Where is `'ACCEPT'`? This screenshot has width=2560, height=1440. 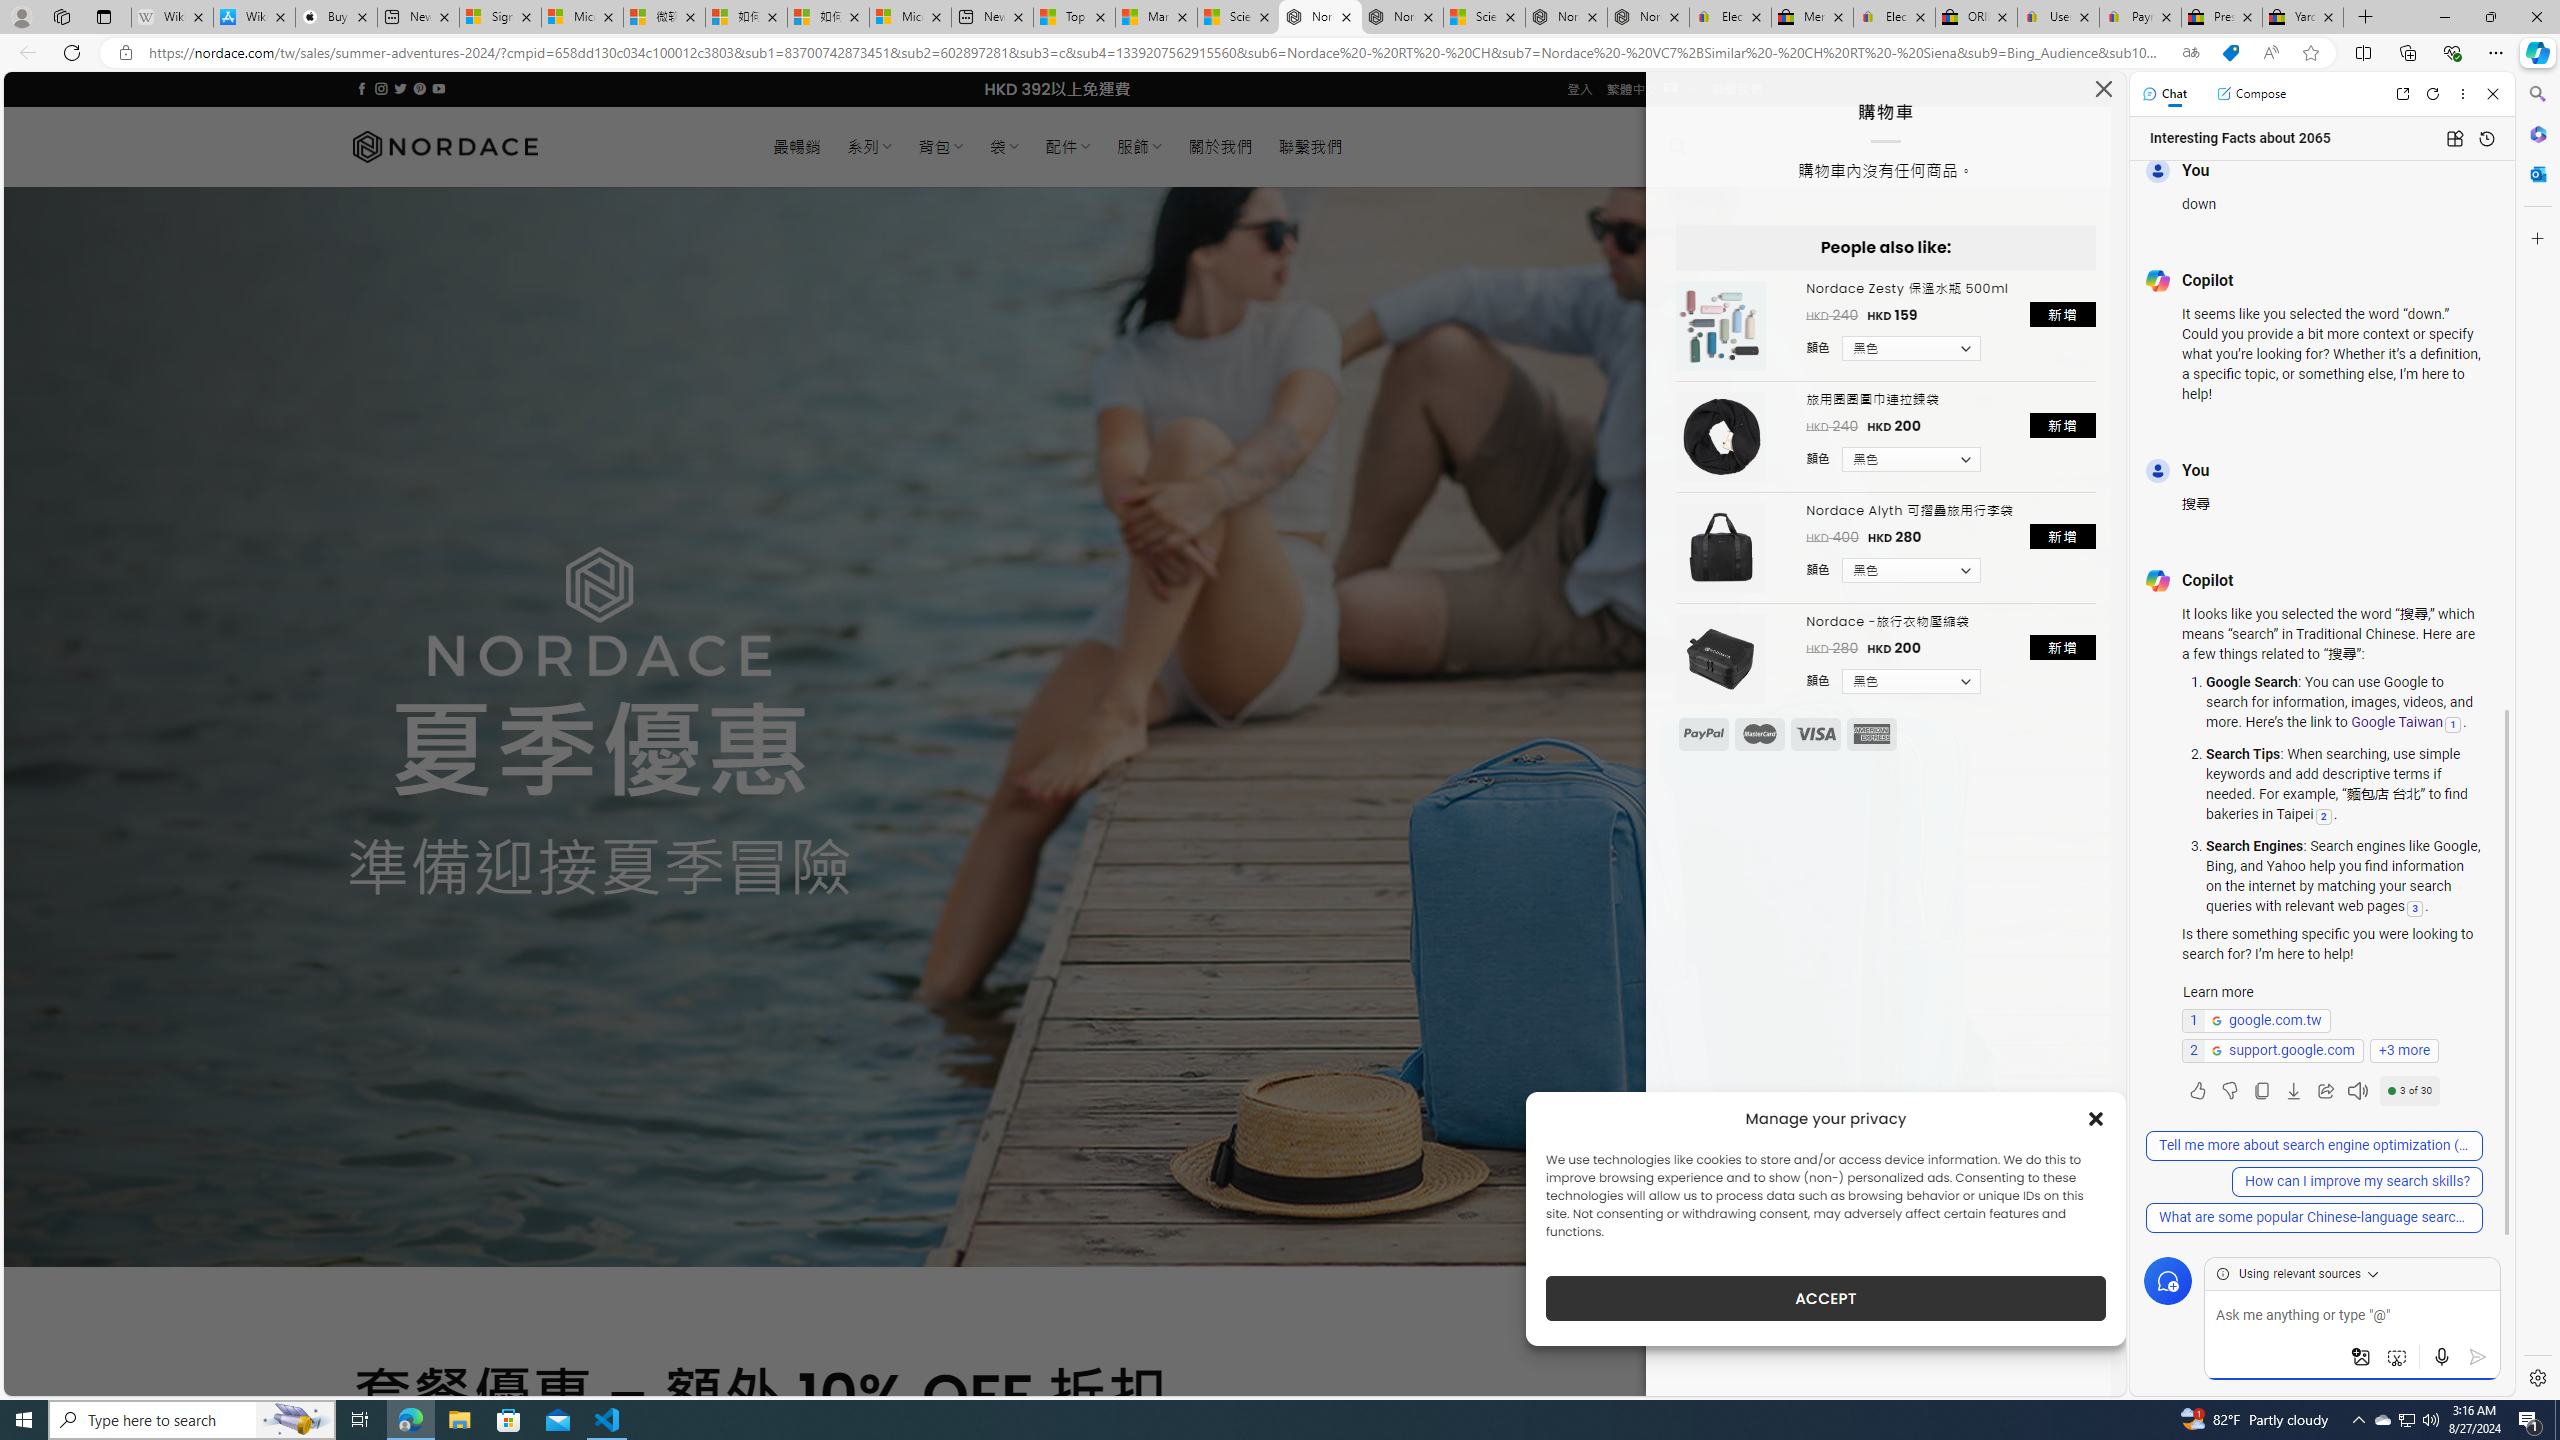 'ACCEPT' is located at coordinates (1826, 1298).